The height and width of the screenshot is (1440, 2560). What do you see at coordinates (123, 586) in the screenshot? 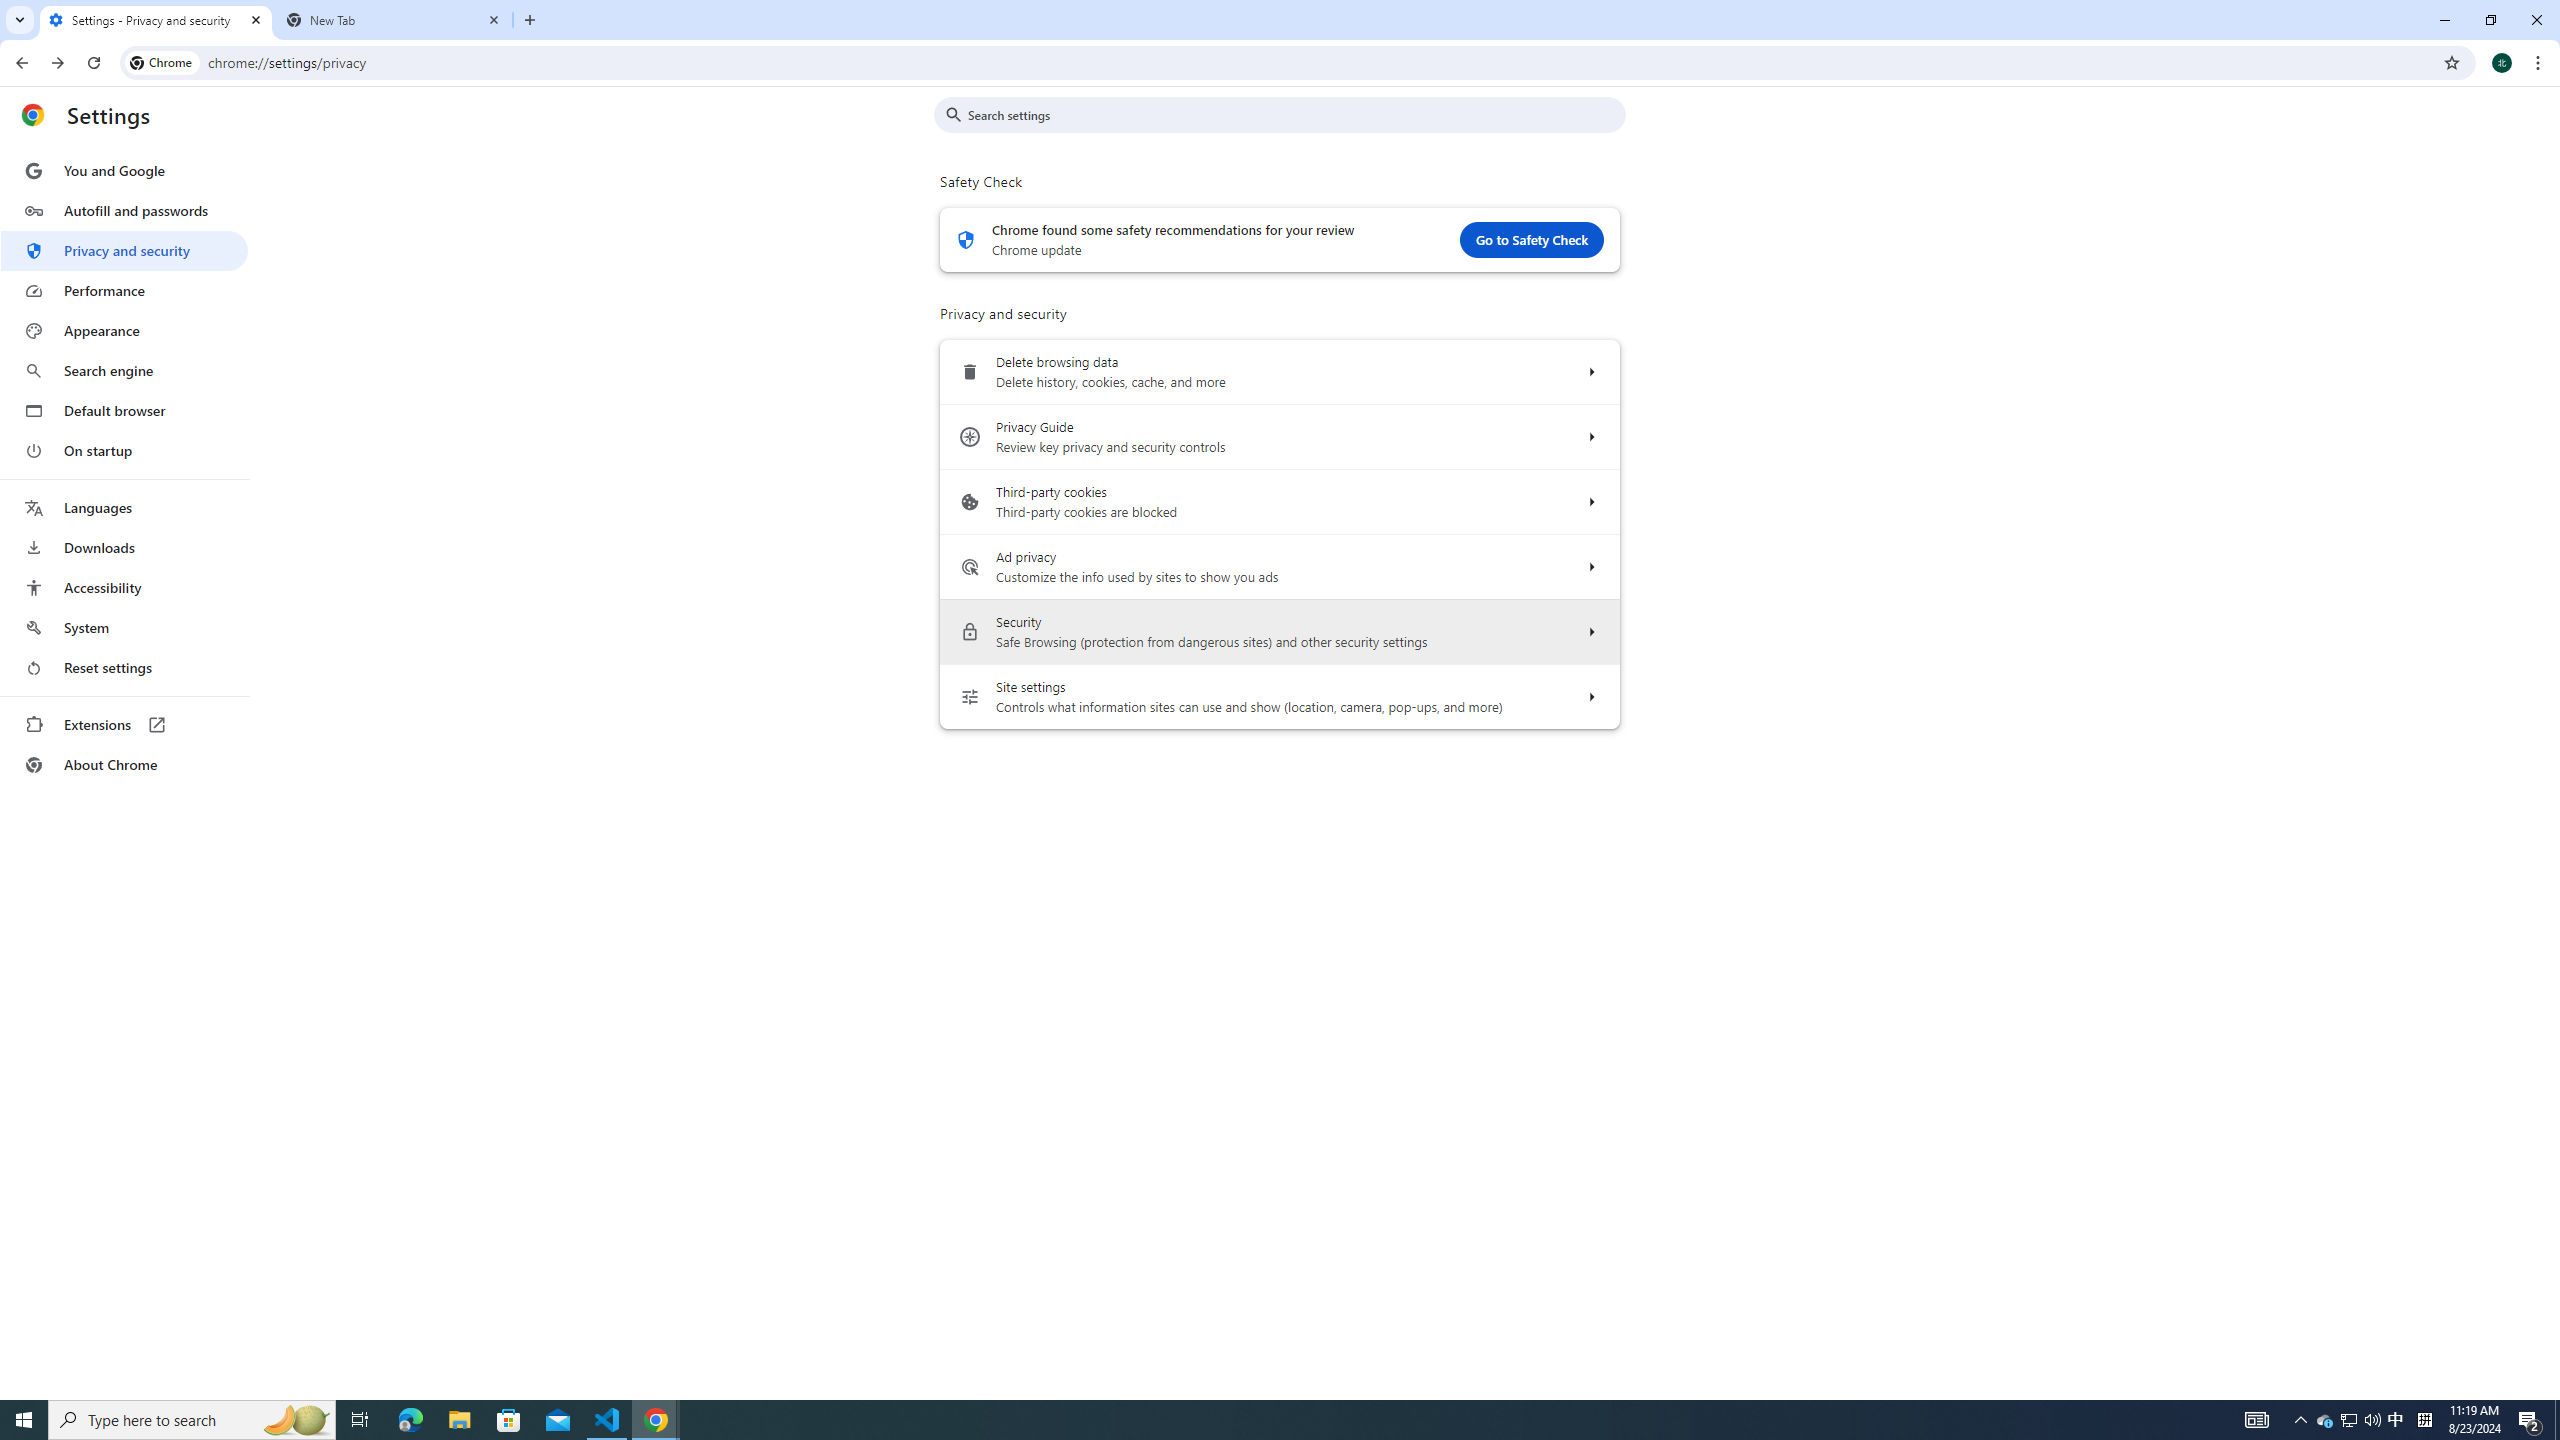
I see `'Accessibility'` at bounding box center [123, 586].